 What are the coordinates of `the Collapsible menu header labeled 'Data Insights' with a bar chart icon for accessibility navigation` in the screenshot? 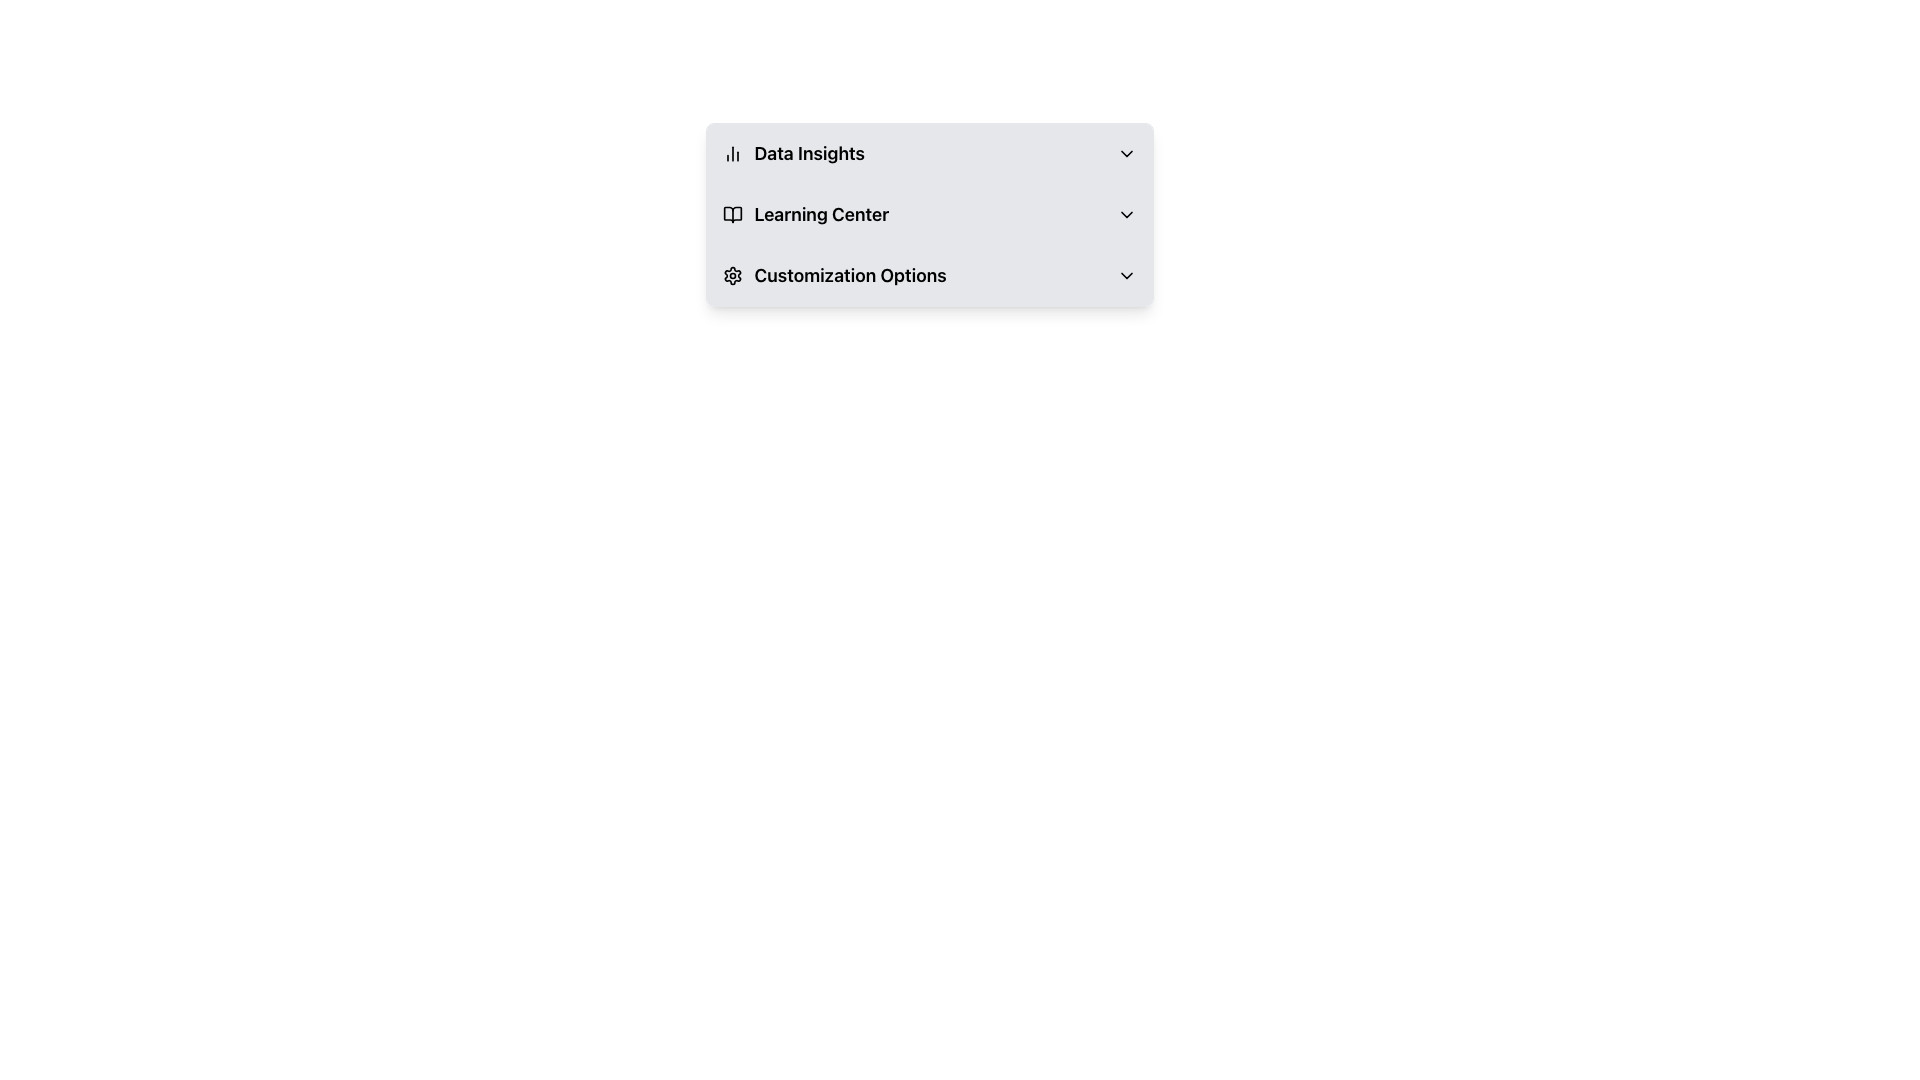 It's located at (928, 153).